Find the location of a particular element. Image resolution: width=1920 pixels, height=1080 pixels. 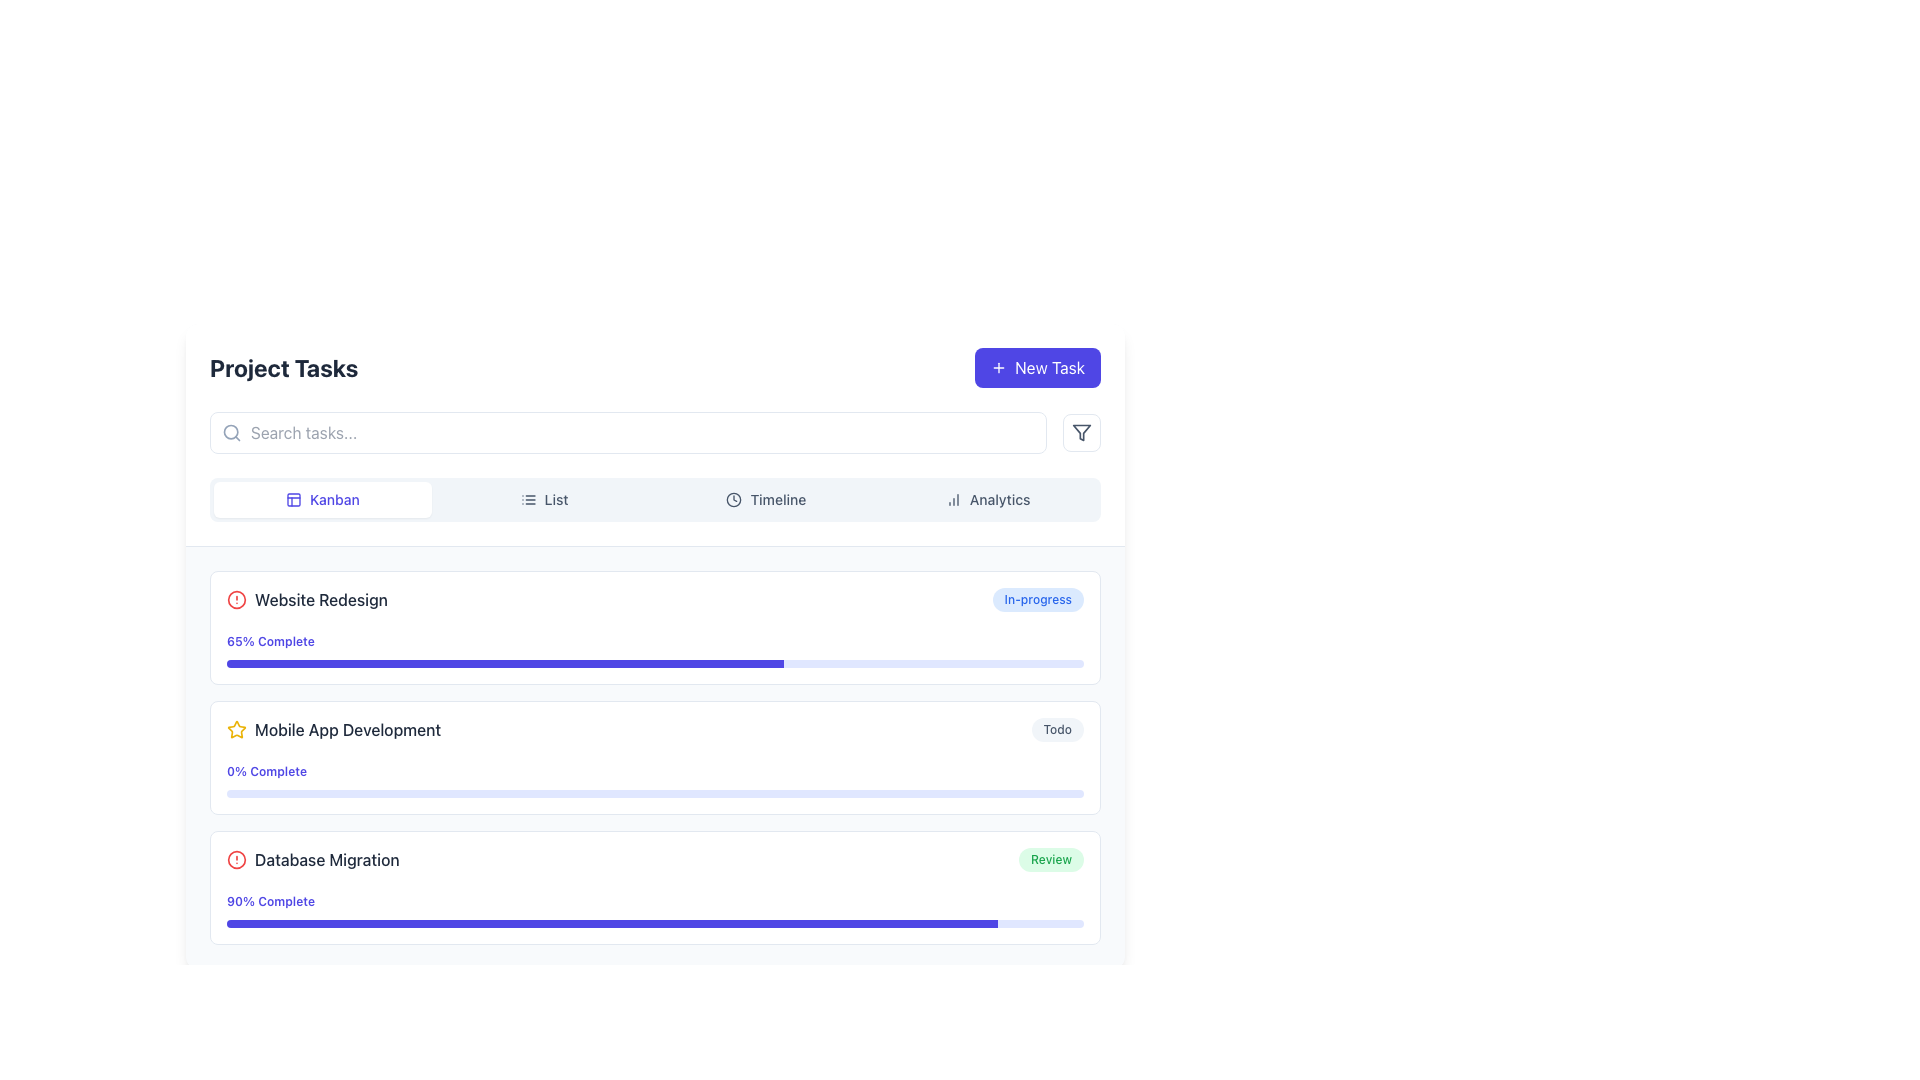

the alert icon representing the warning for the 'Website Redesign' task located to the left of its title in the Project Tasks interface is located at coordinates (236, 599).